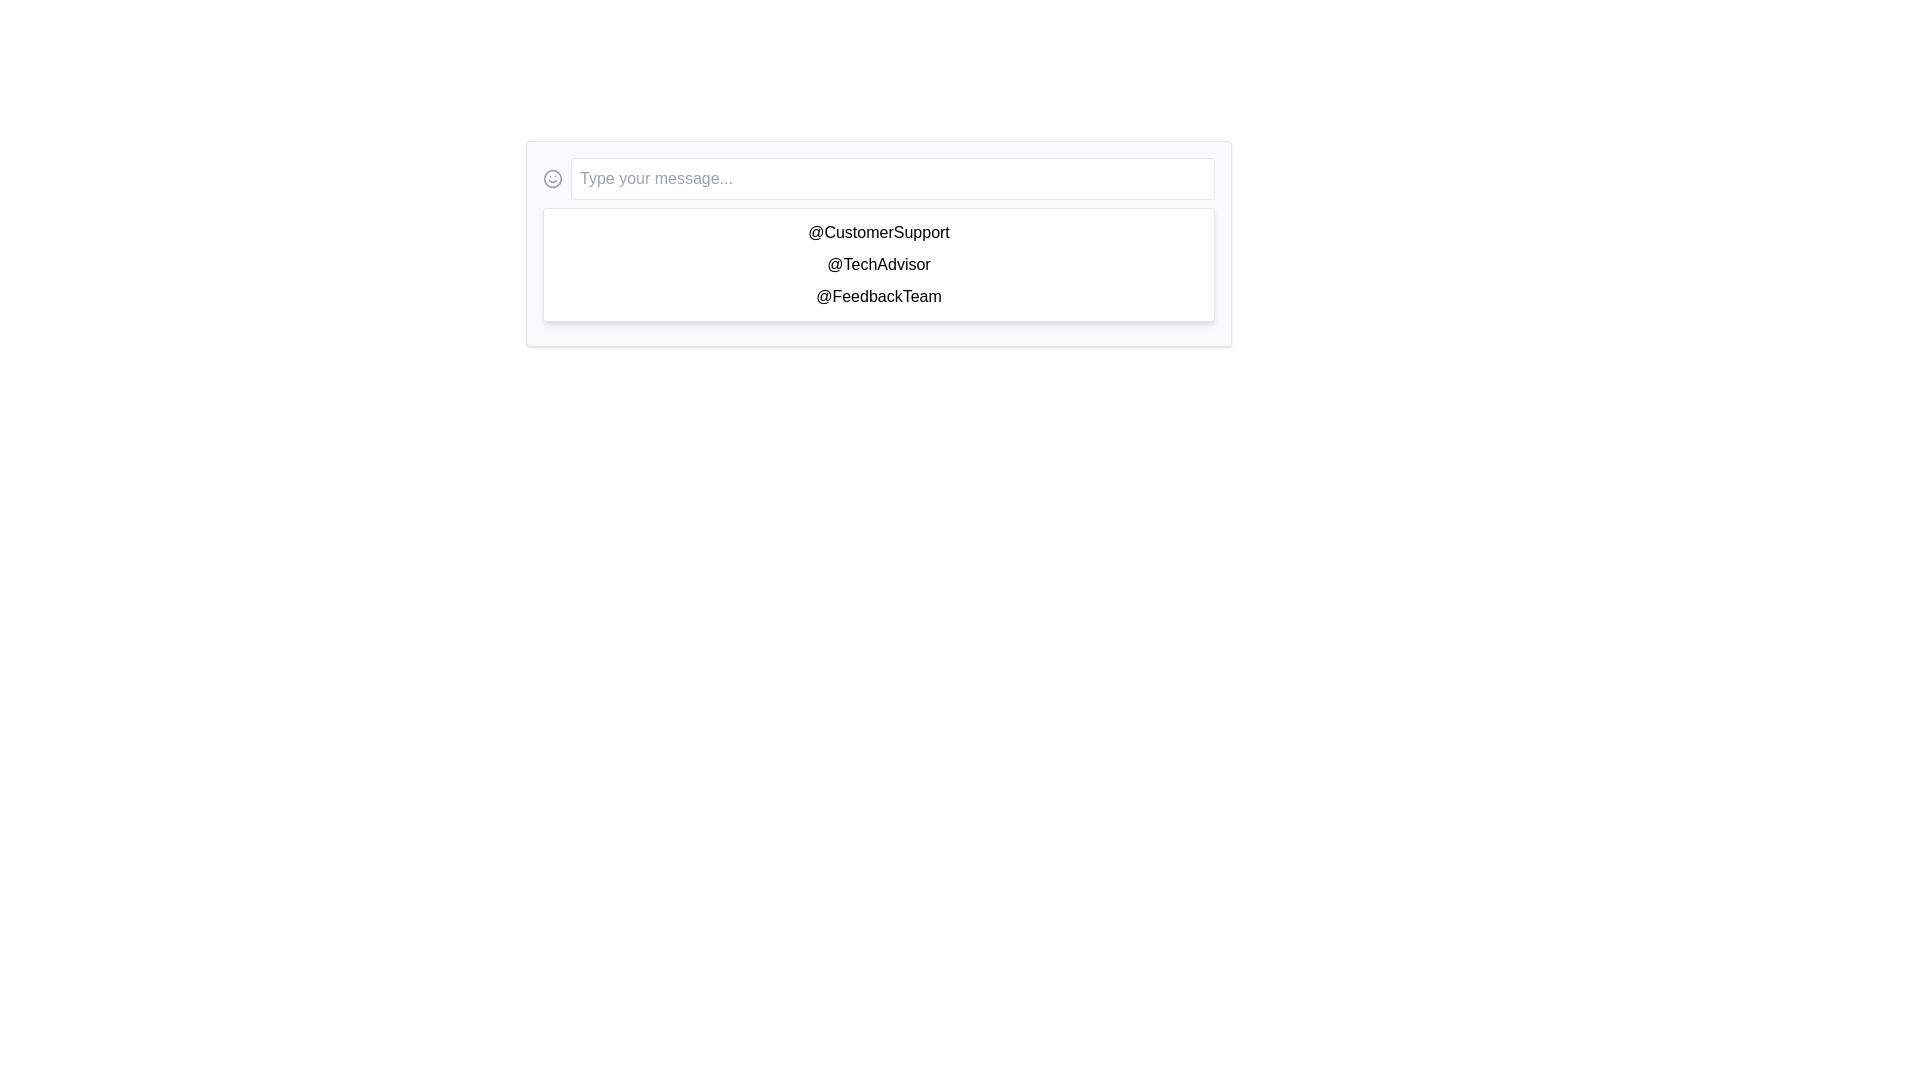  Describe the element at coordinates (878, 297) in the screenshot. I see `the third text link in the vertical list, located below '@TechAdvisor', to interact or navigate` at that location.